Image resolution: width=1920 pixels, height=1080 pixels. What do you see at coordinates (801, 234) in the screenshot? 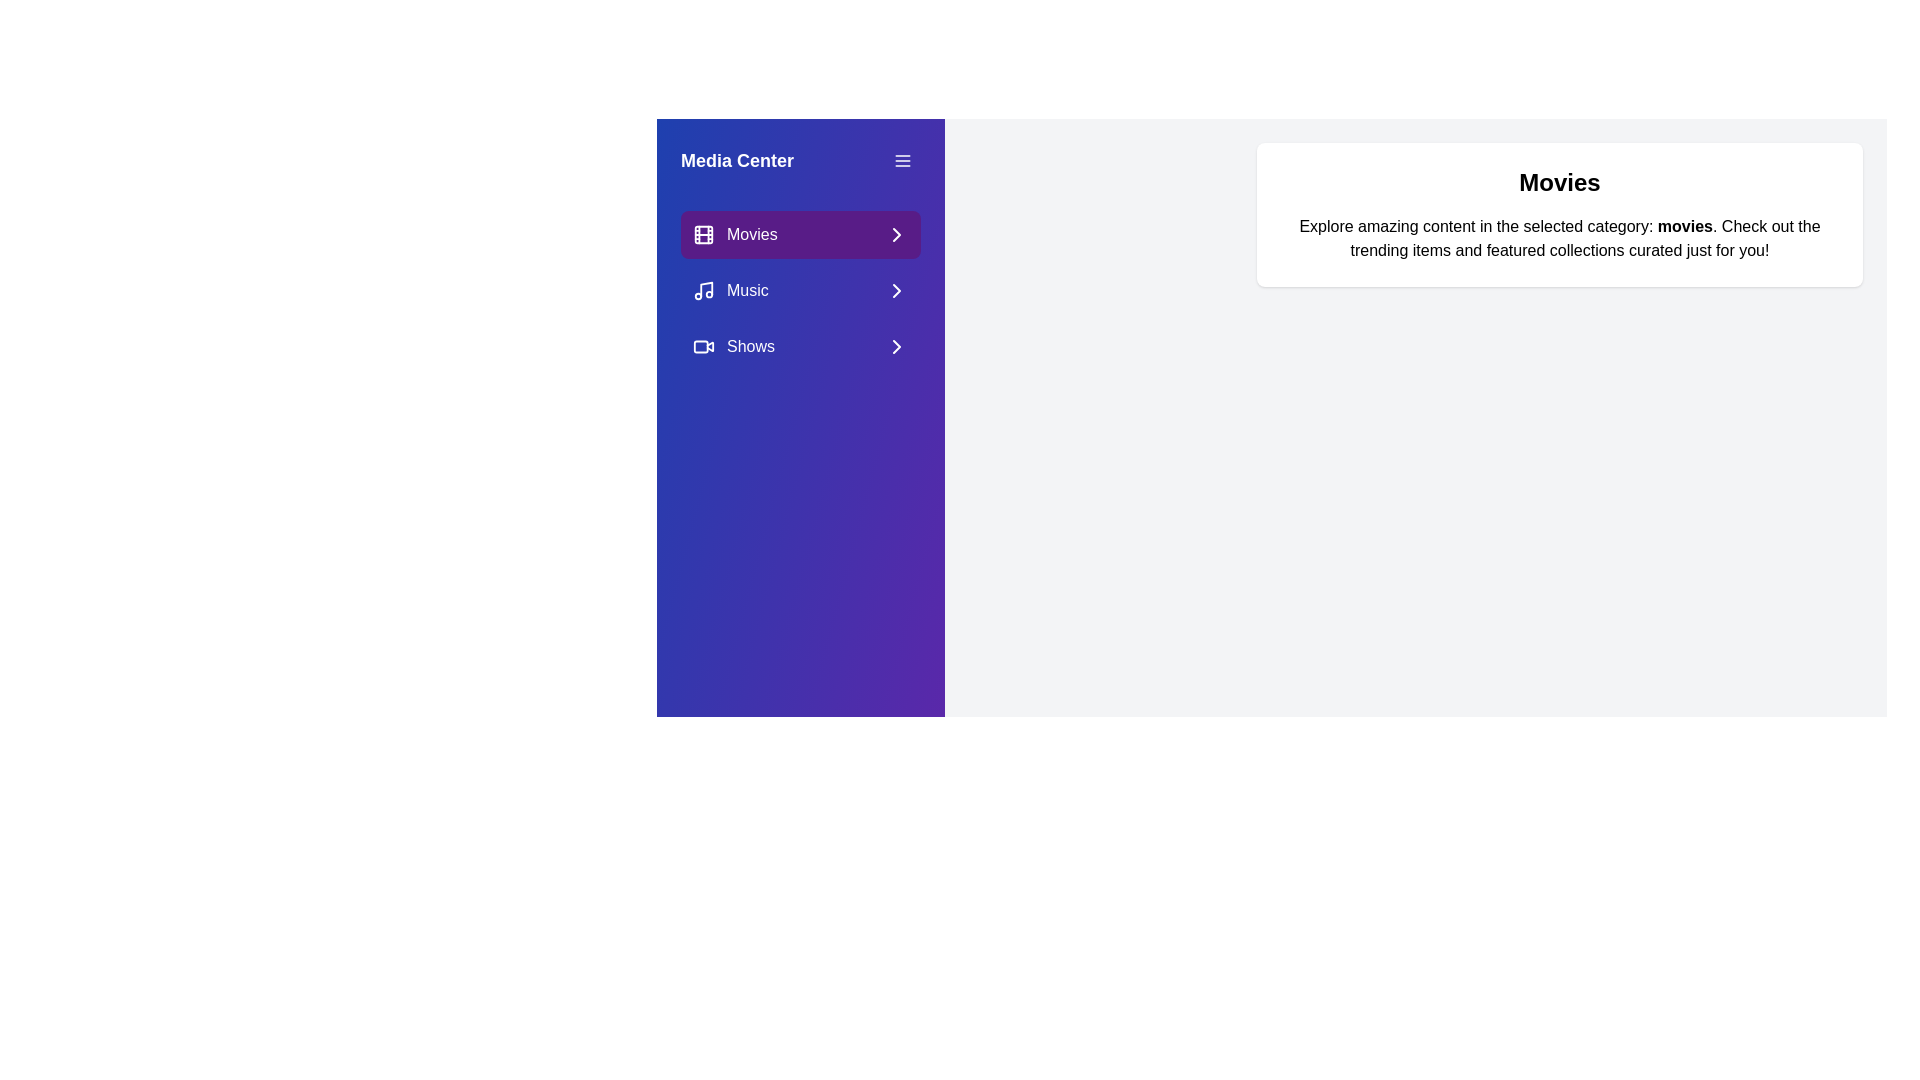
I see `the 'Movies' menu option located in the left sidebar` at bounding box center [801, 234].